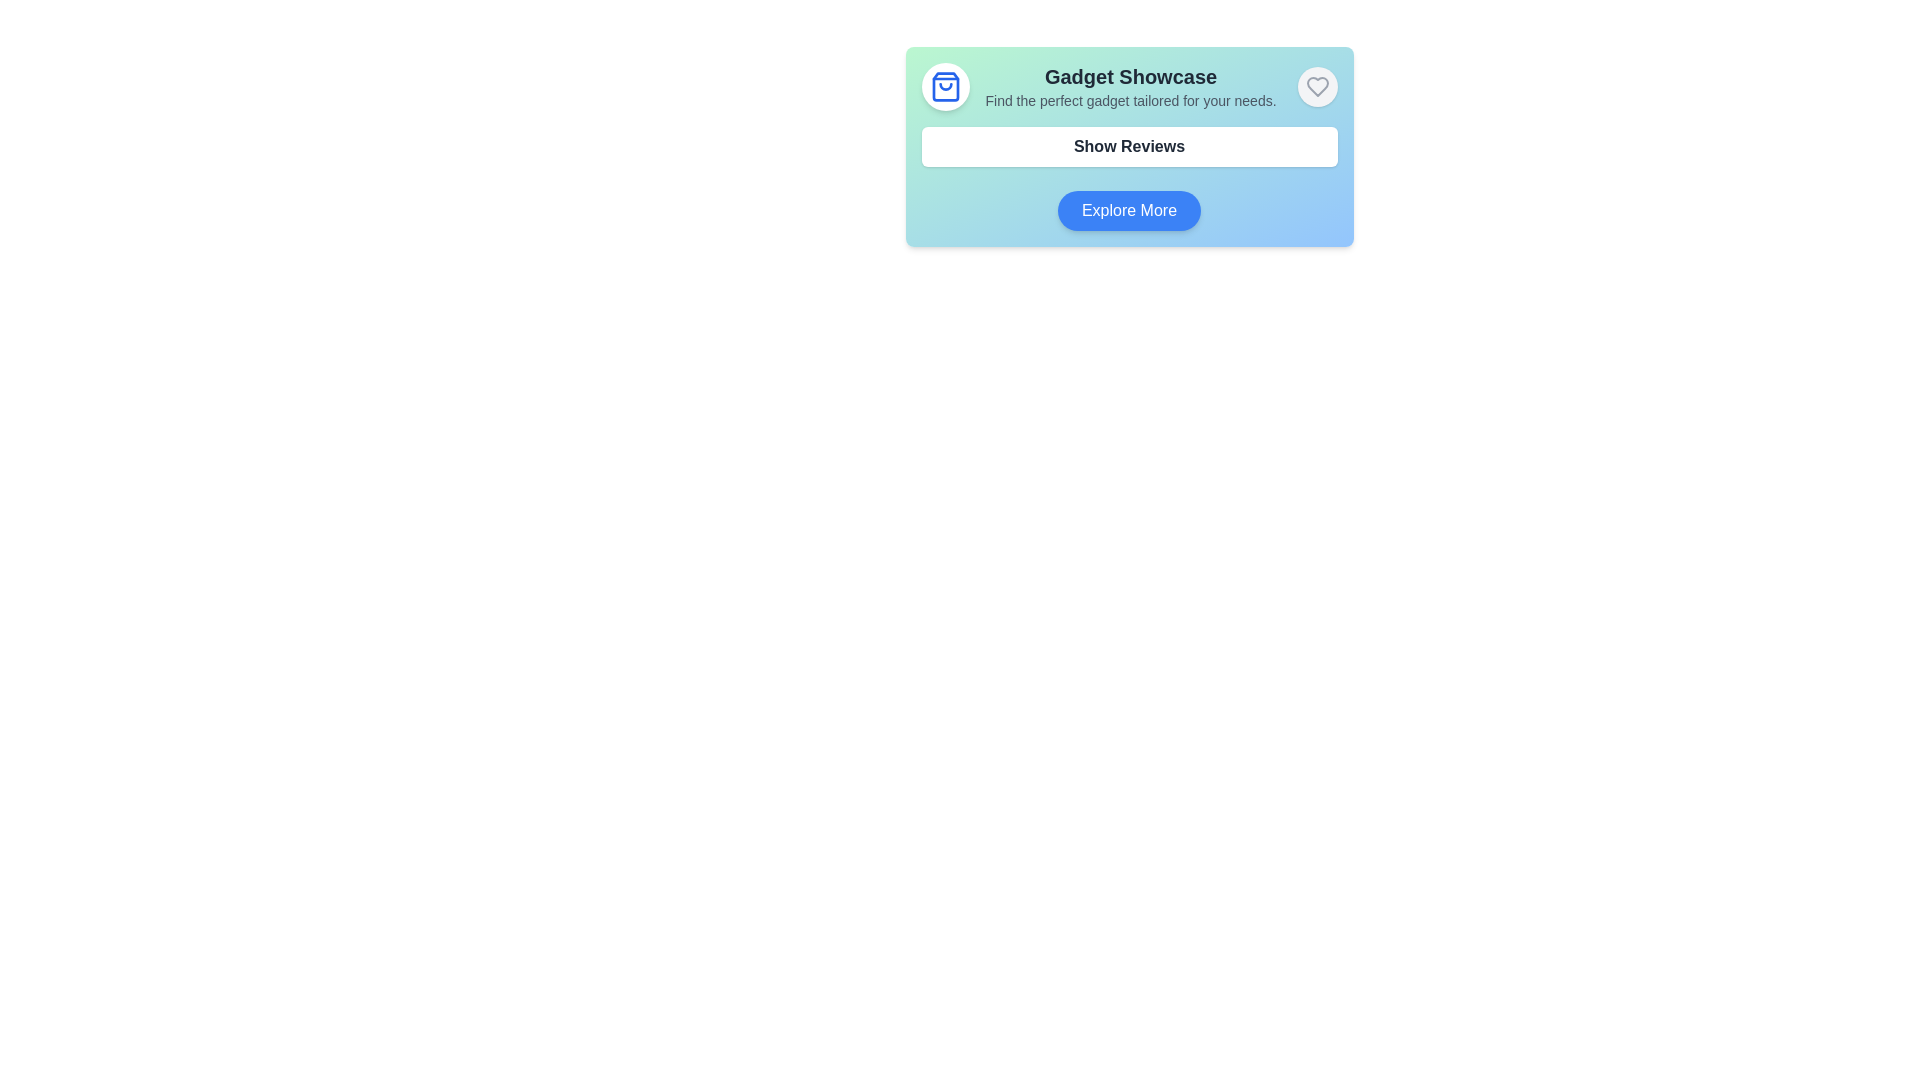 The width and height of the screenshot is (1920, 1080). I want to click on the Header block displaying the title 'Gadget Showcase' and subtitle 'Find the perfect gadget tailored for your needs.' positioned at the top center of the interface, so click(1129, 86).